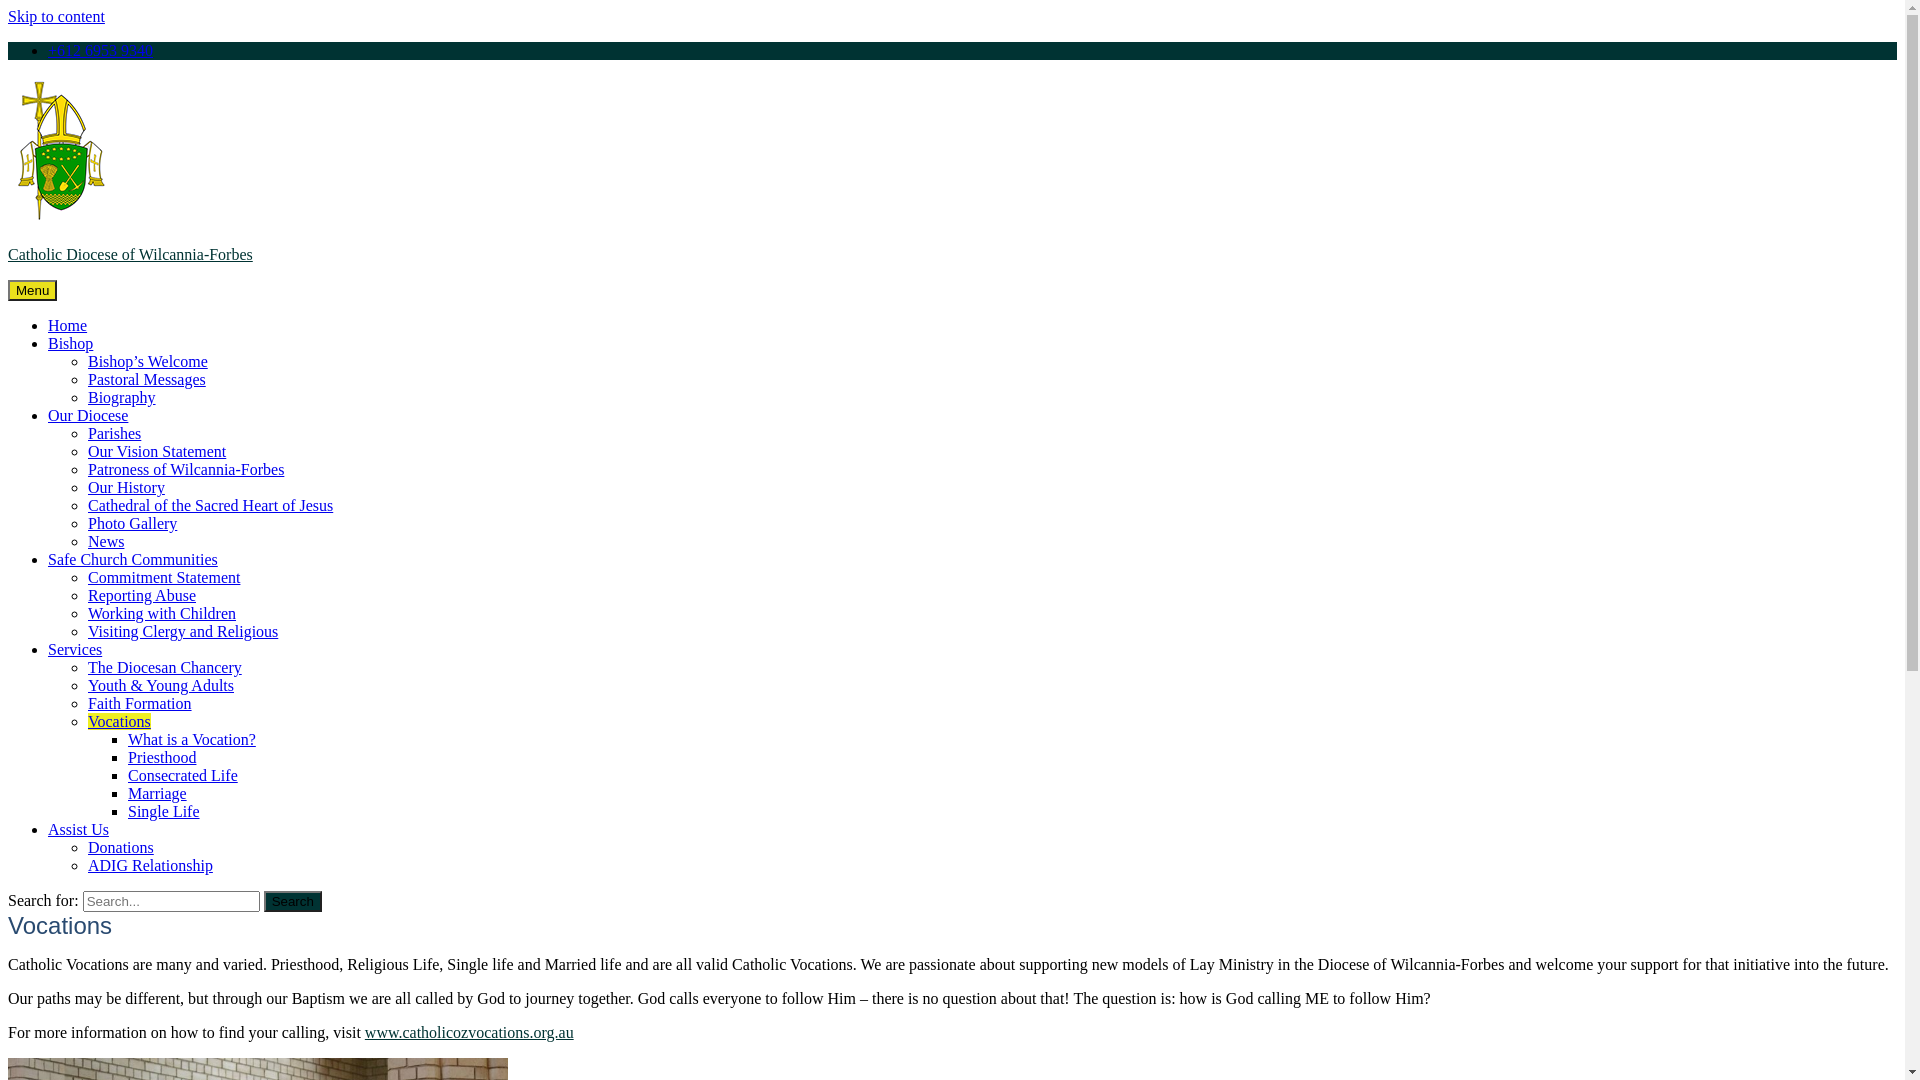 This screenshot has width=1920, height=1080. What do you see at coordinates (132, 559) in the screenshot?
I see `'Safe Church Communities'` at bounding box center [132, 559].